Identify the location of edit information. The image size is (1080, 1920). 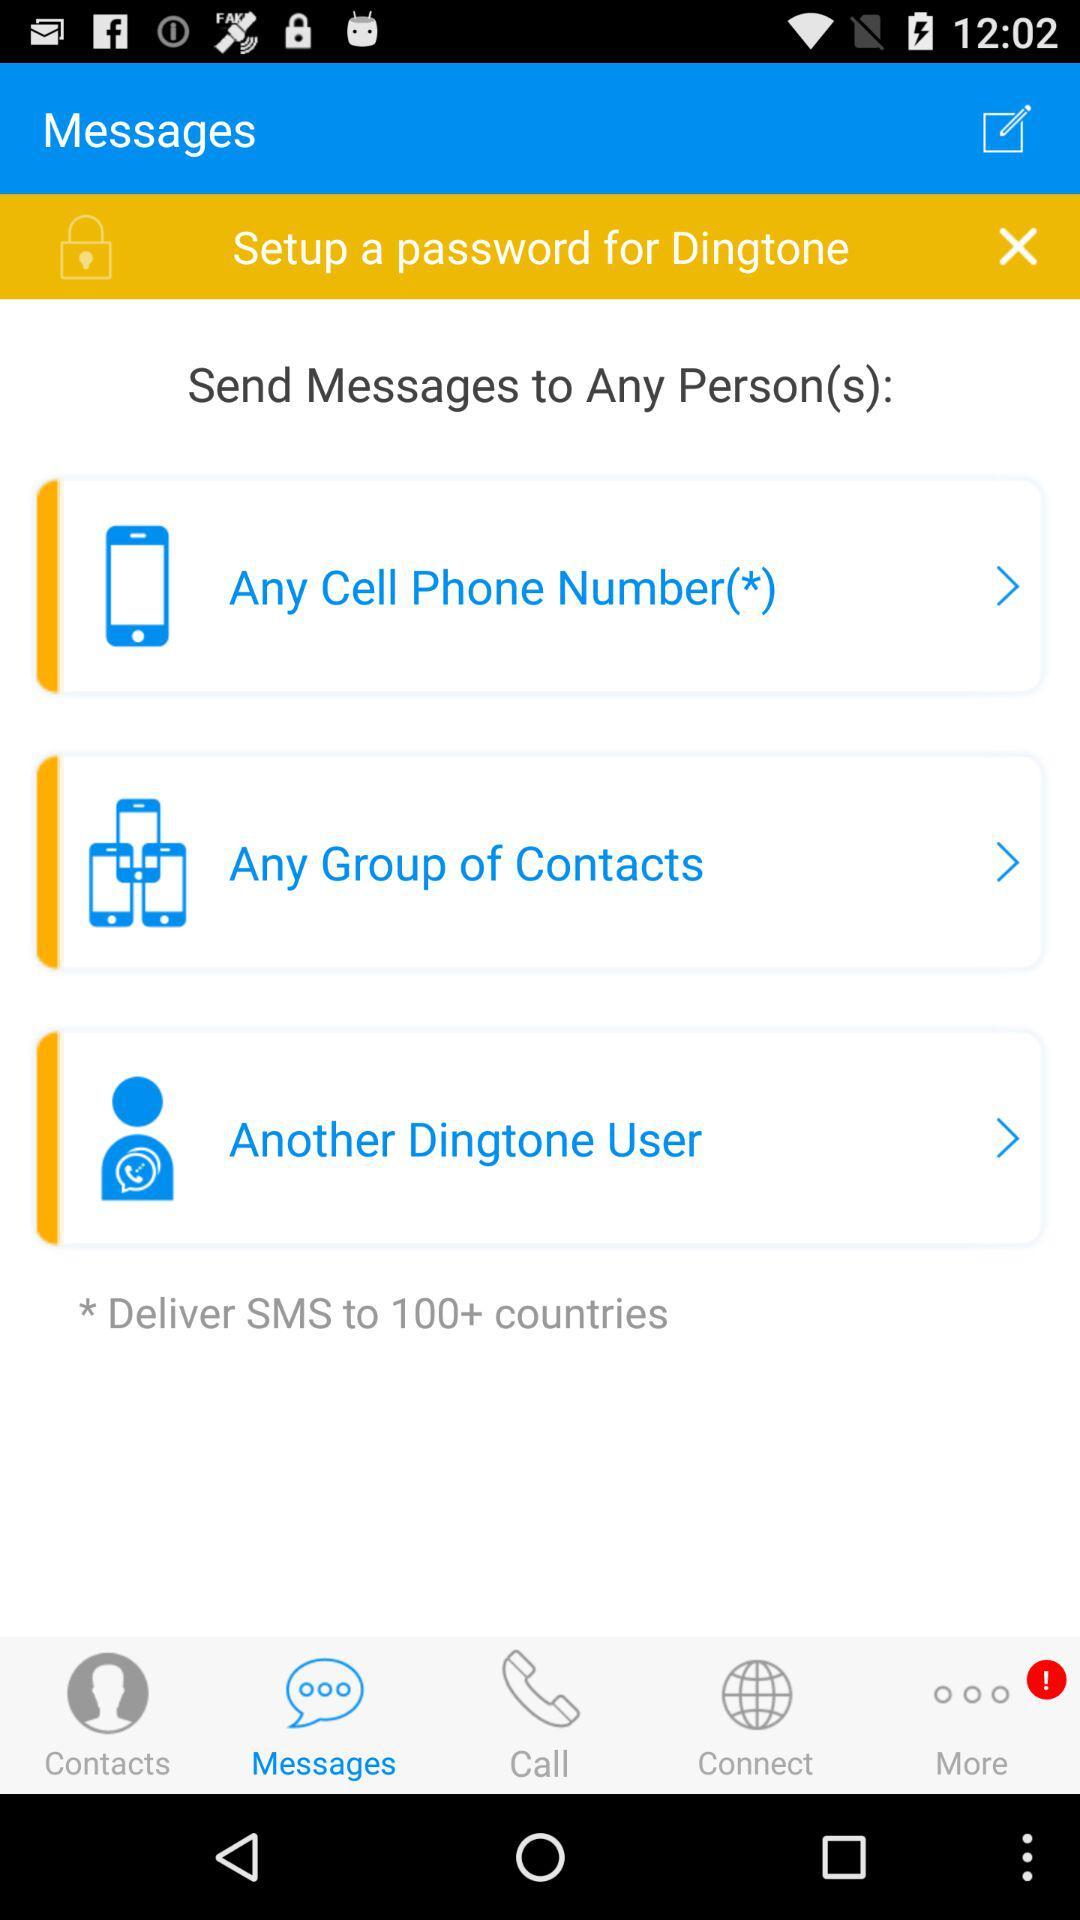
(1007, 127).